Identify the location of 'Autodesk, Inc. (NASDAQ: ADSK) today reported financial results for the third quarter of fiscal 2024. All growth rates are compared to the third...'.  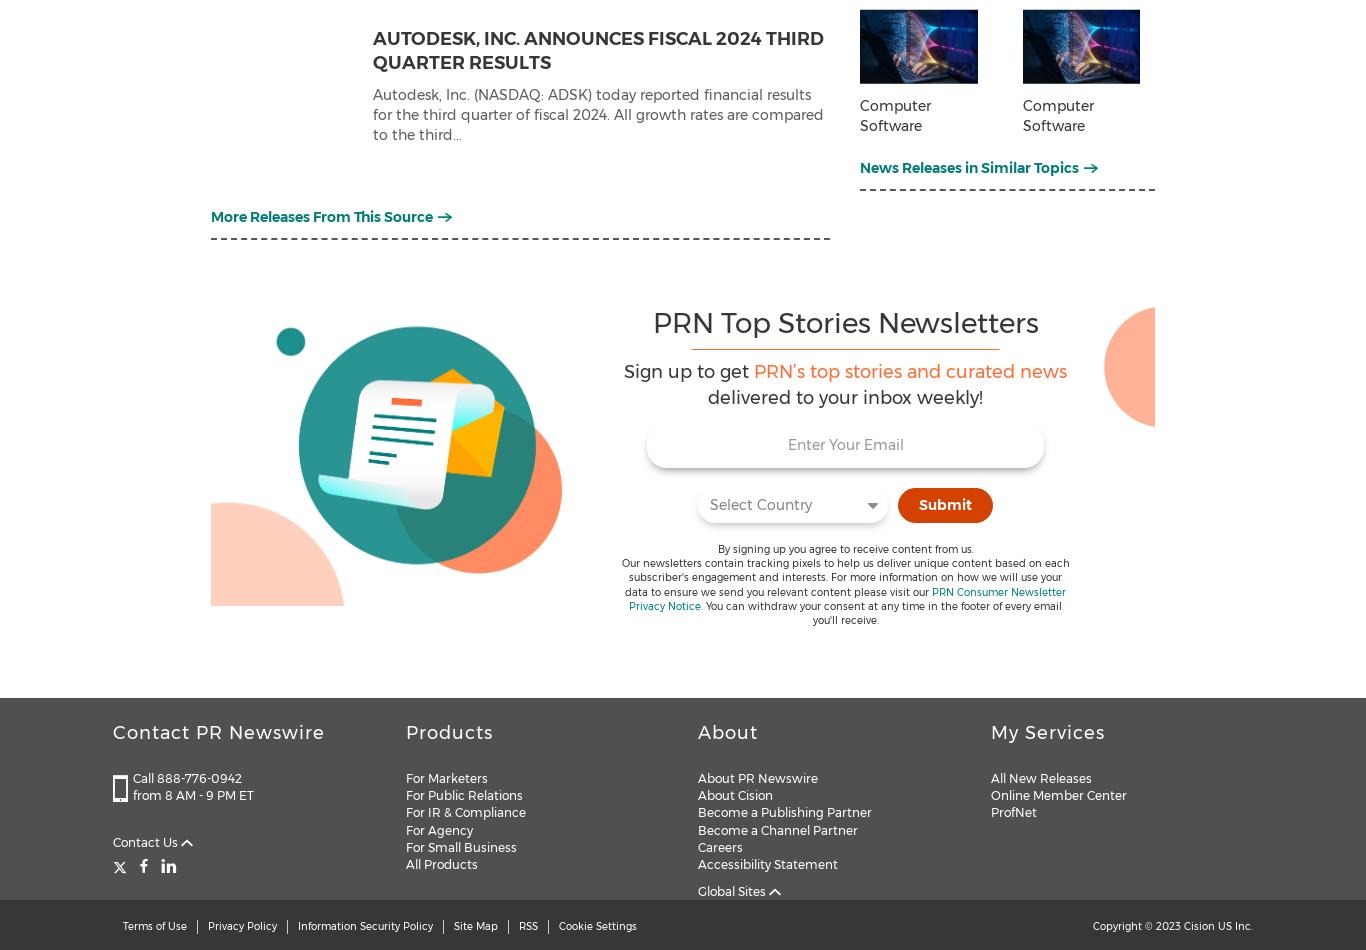
(596, 114).